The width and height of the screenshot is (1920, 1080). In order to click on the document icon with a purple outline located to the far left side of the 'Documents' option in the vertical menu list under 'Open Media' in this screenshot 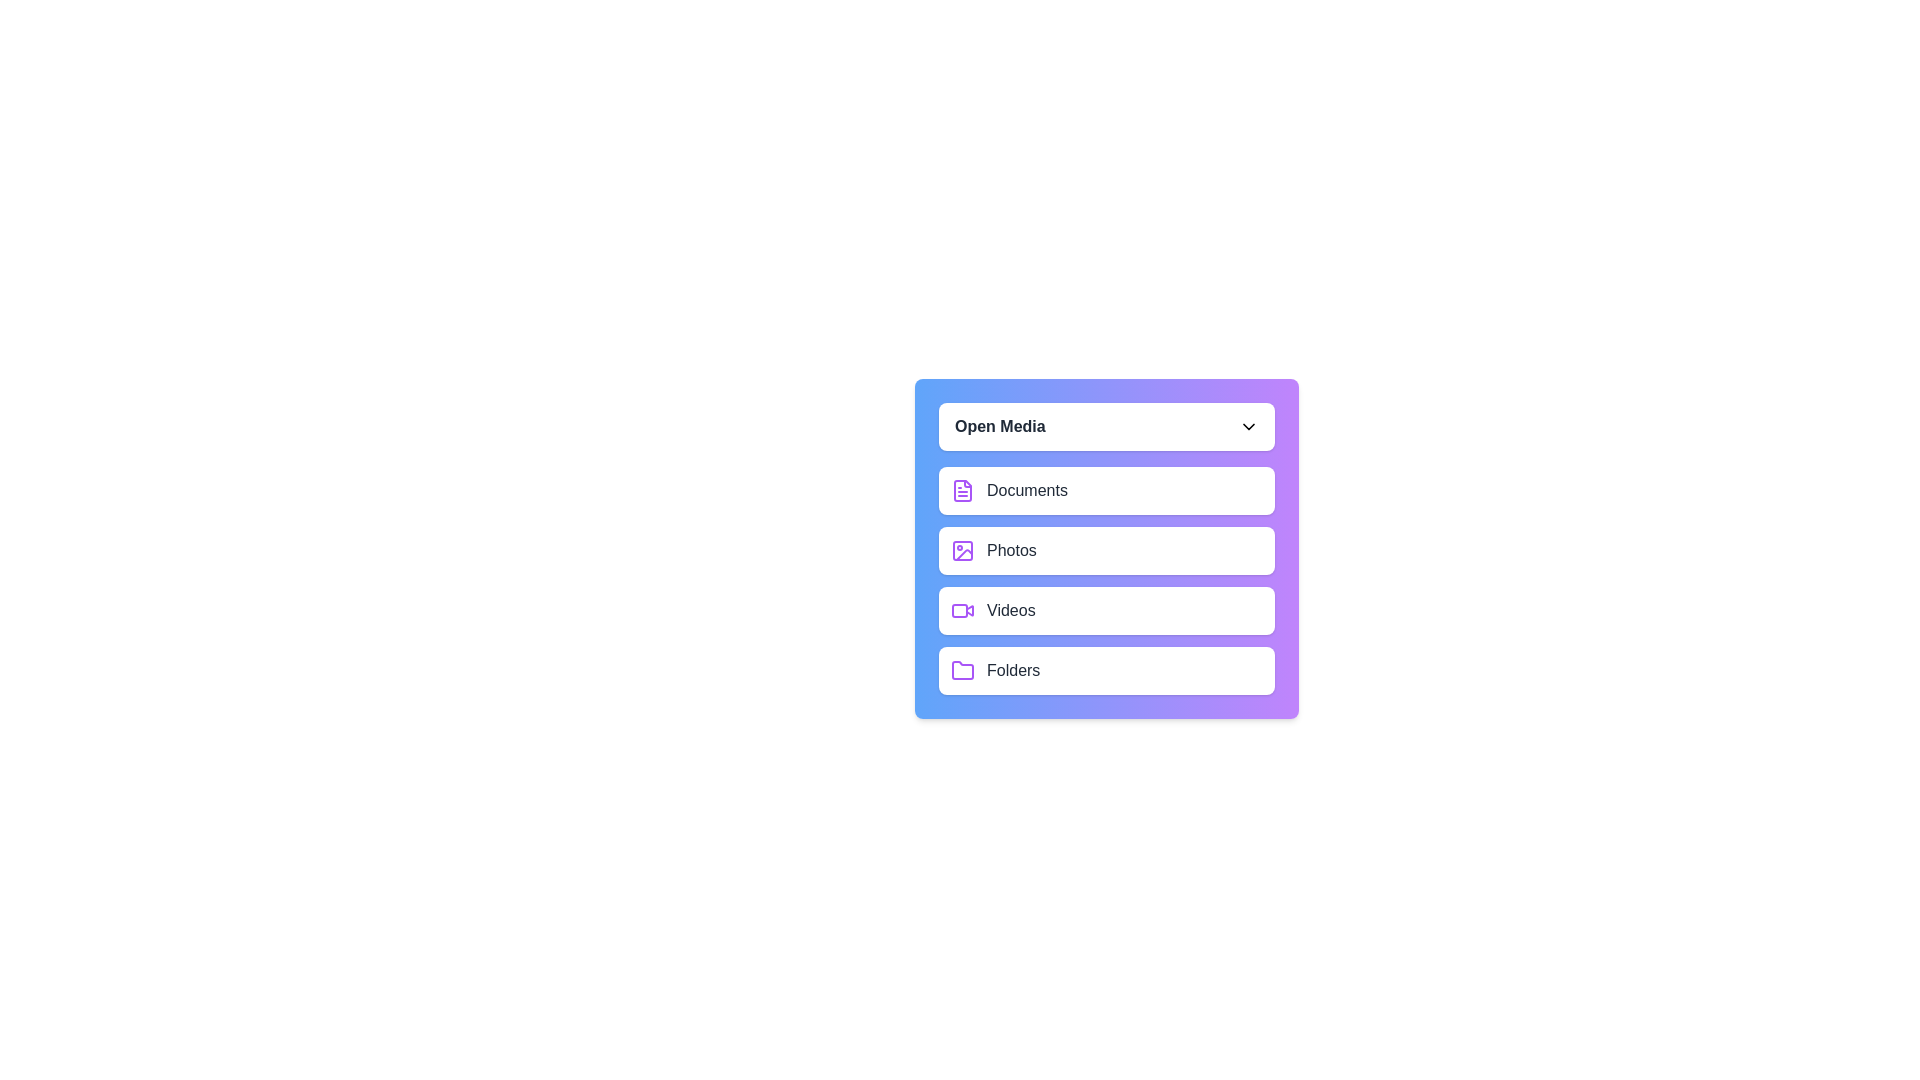, I will do `click(963, 490)`.